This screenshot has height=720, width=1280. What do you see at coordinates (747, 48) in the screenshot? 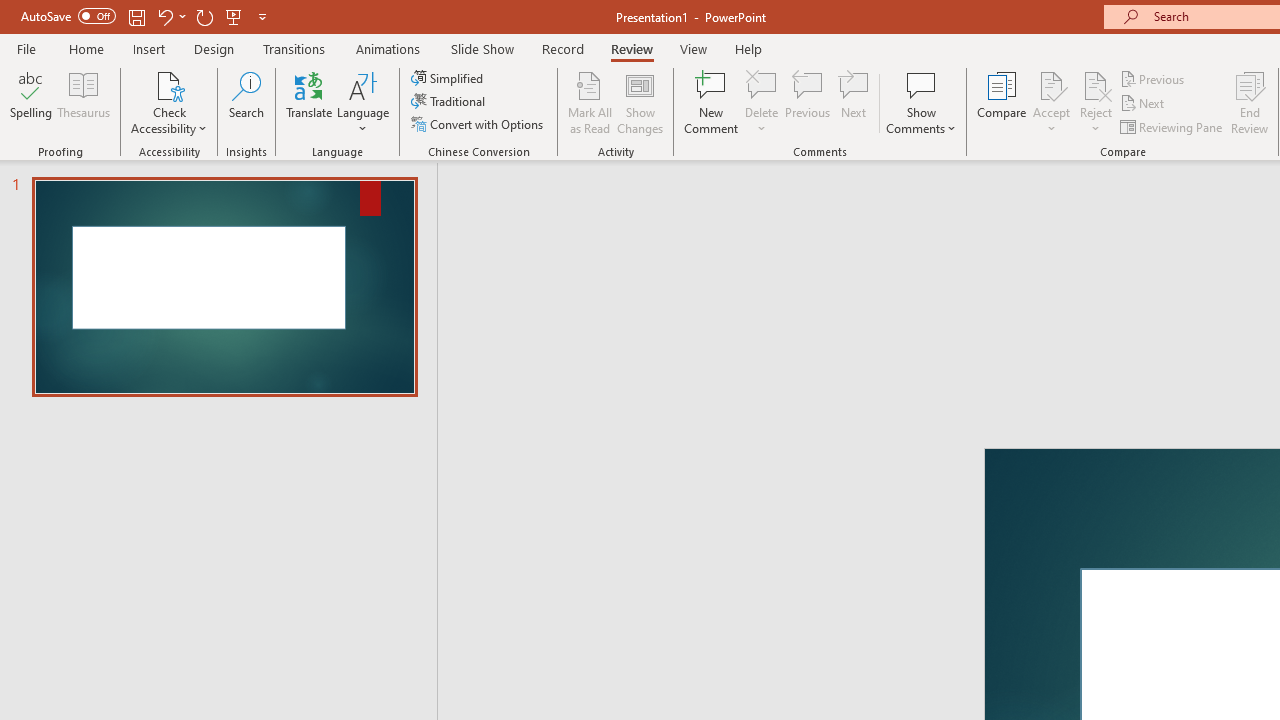
I see `'Help'` at bounding box center [747, 48].